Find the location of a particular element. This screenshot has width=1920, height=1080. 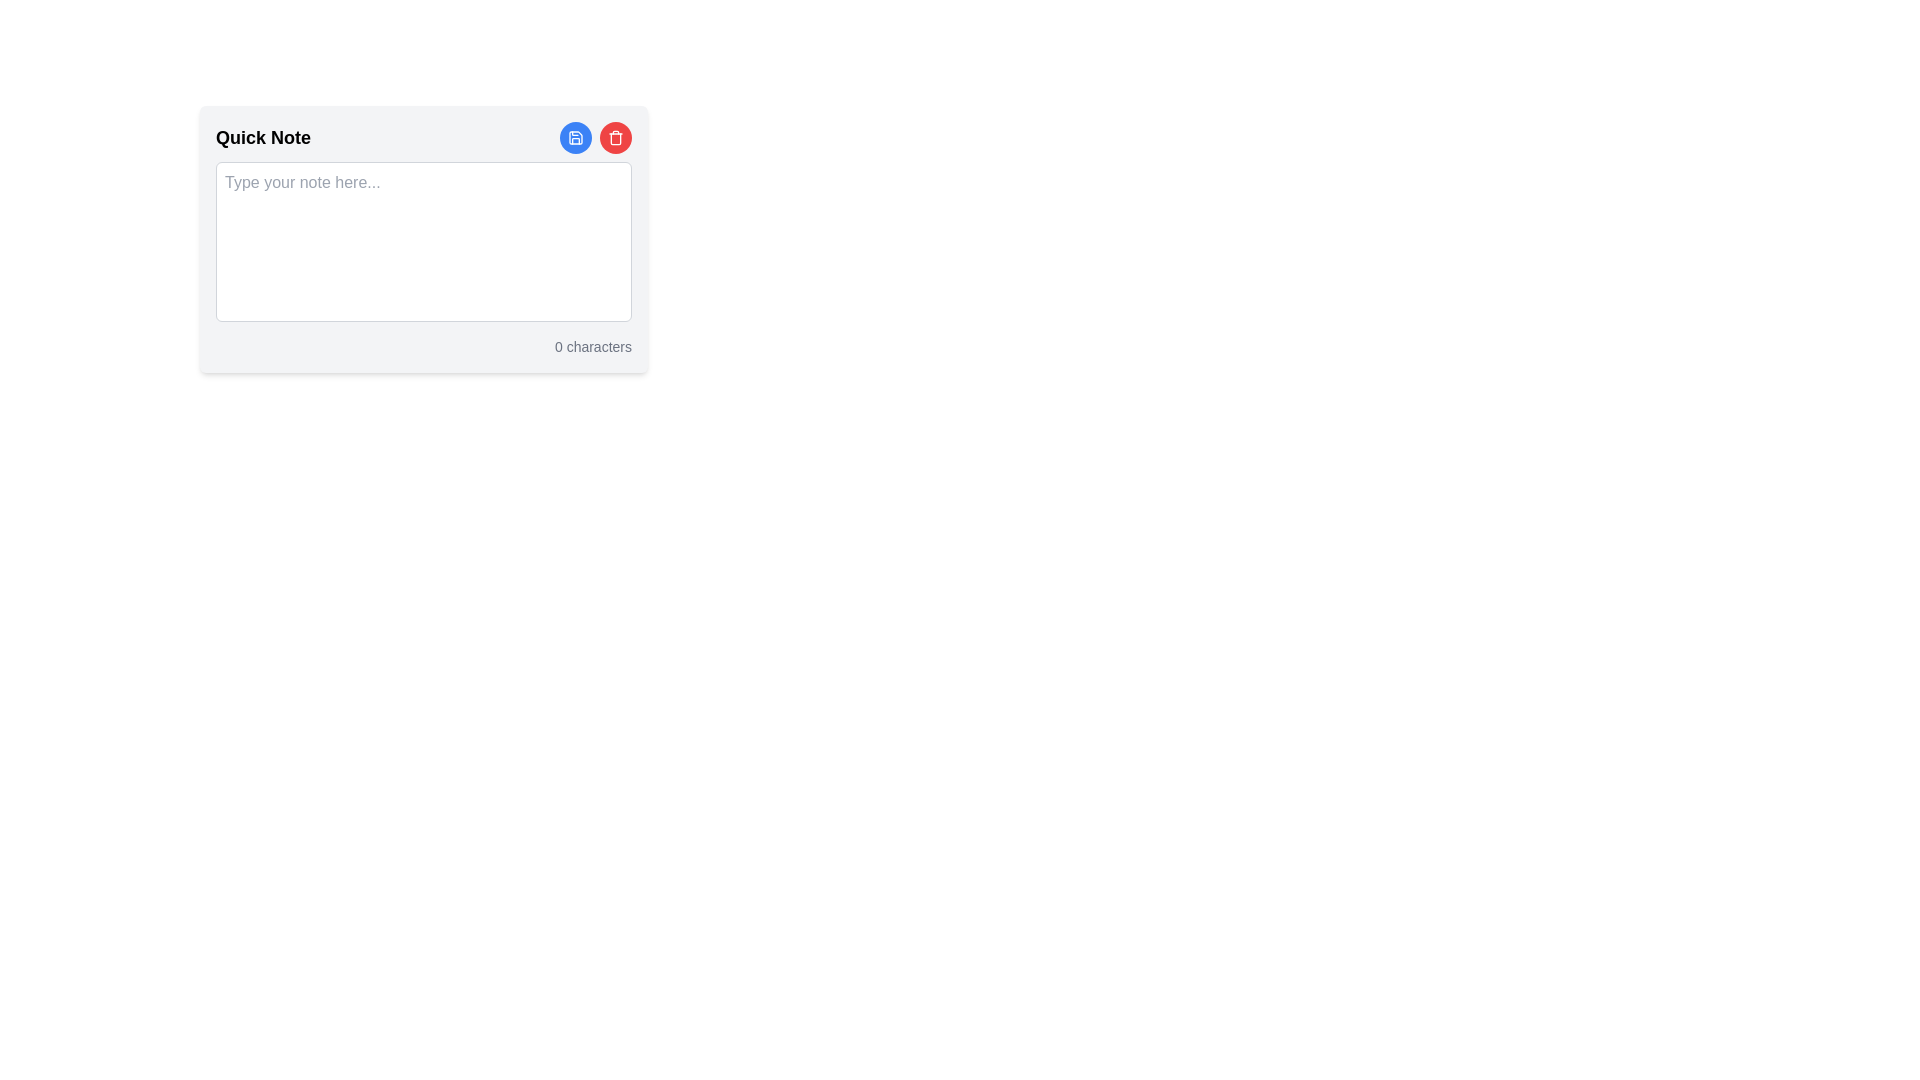

the text within the centrally positioned text input area located below the title 'Quick Note' and above the '0 characters' text is located at coordinates (422, 238).